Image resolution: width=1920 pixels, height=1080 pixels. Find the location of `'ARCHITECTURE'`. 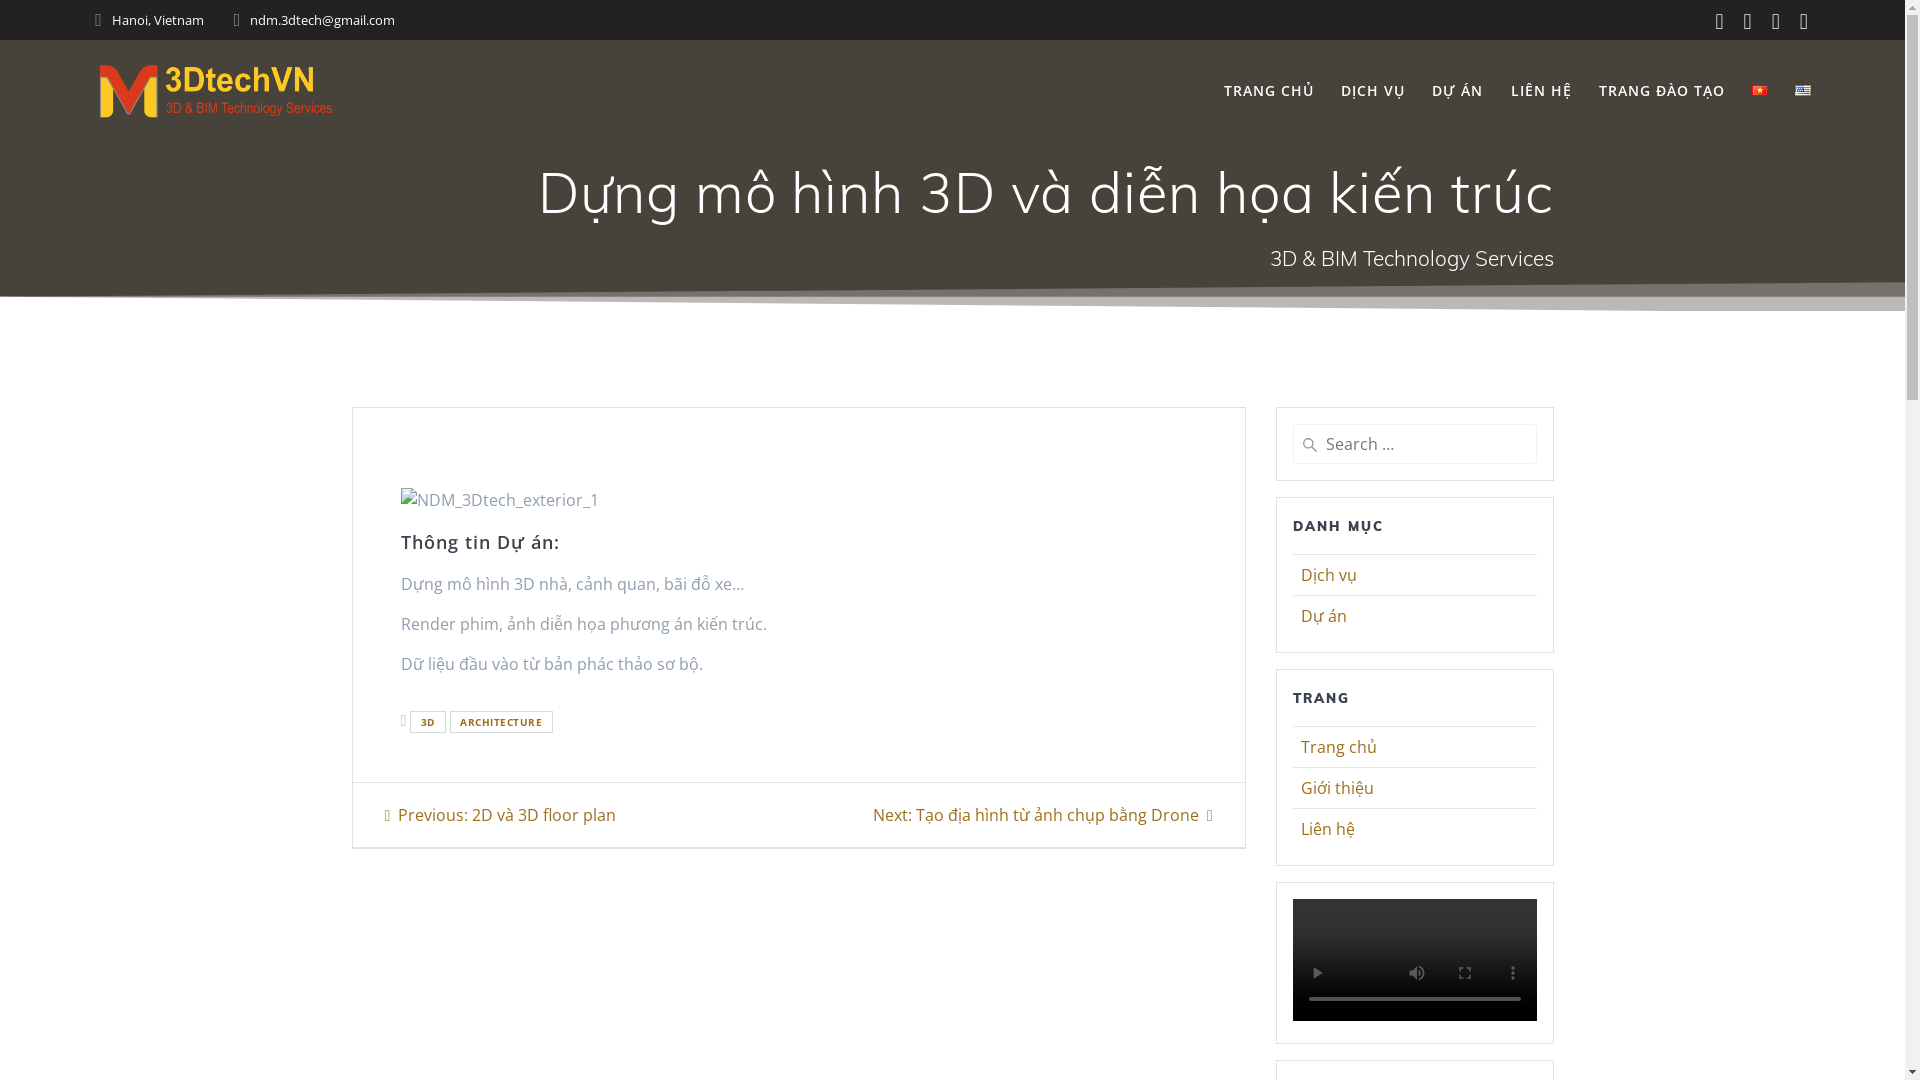

'ARCHITECTURE' is located at coordinates (501, 721).